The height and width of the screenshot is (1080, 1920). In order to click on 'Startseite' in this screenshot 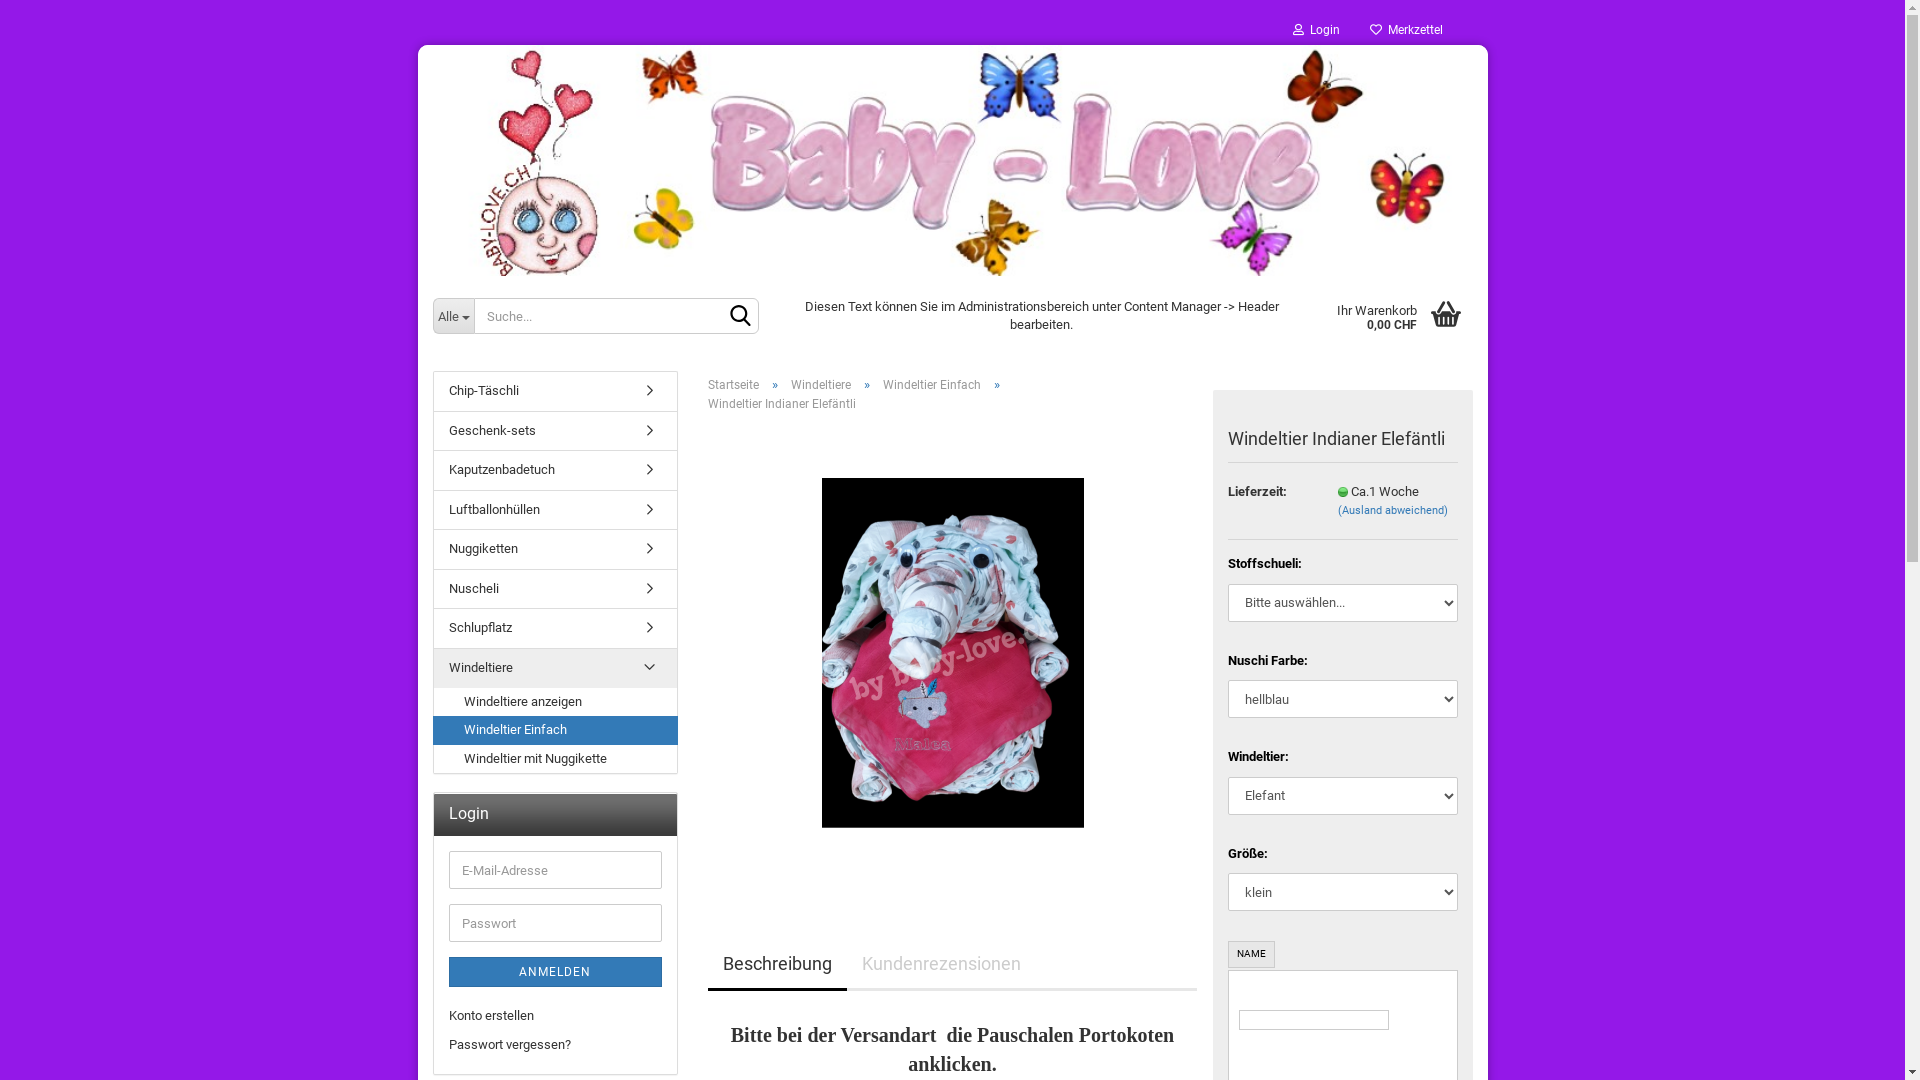, I will do `click(732, 385)`.